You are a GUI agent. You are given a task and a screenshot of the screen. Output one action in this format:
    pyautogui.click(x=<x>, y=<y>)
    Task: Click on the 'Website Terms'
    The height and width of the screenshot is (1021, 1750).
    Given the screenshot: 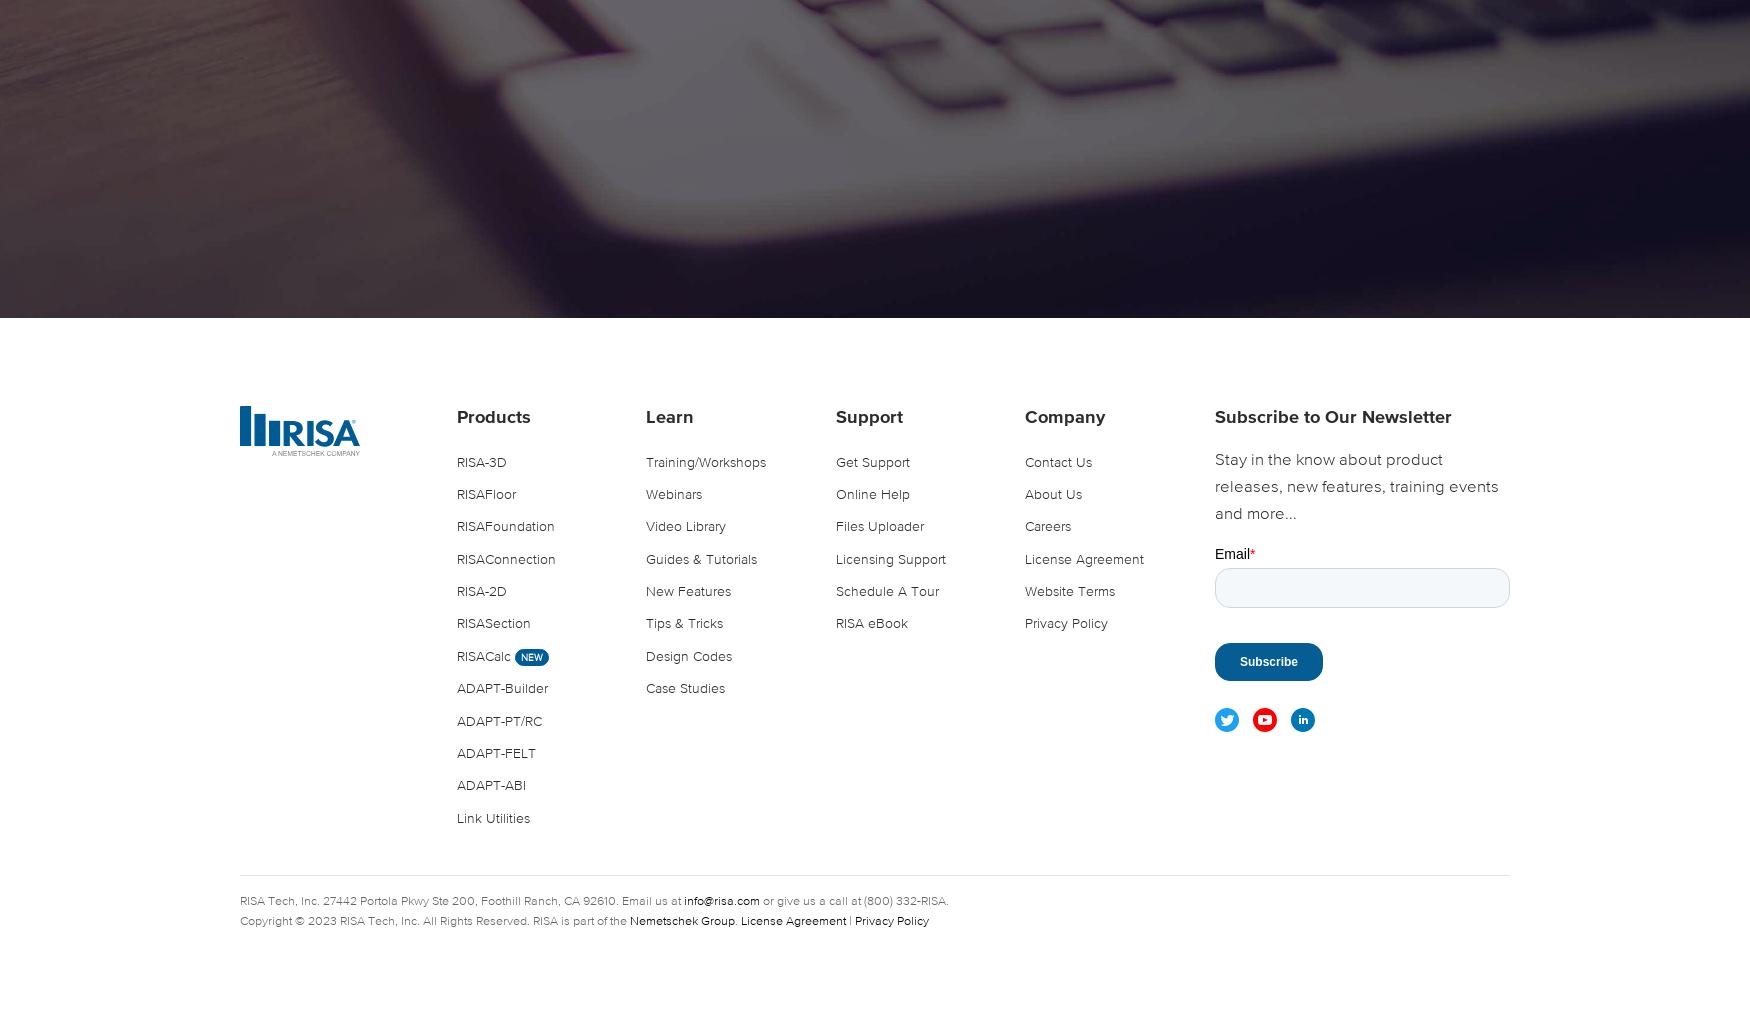 What is the action you would take?
    pyautogui.click(x=1069, y=591)
    